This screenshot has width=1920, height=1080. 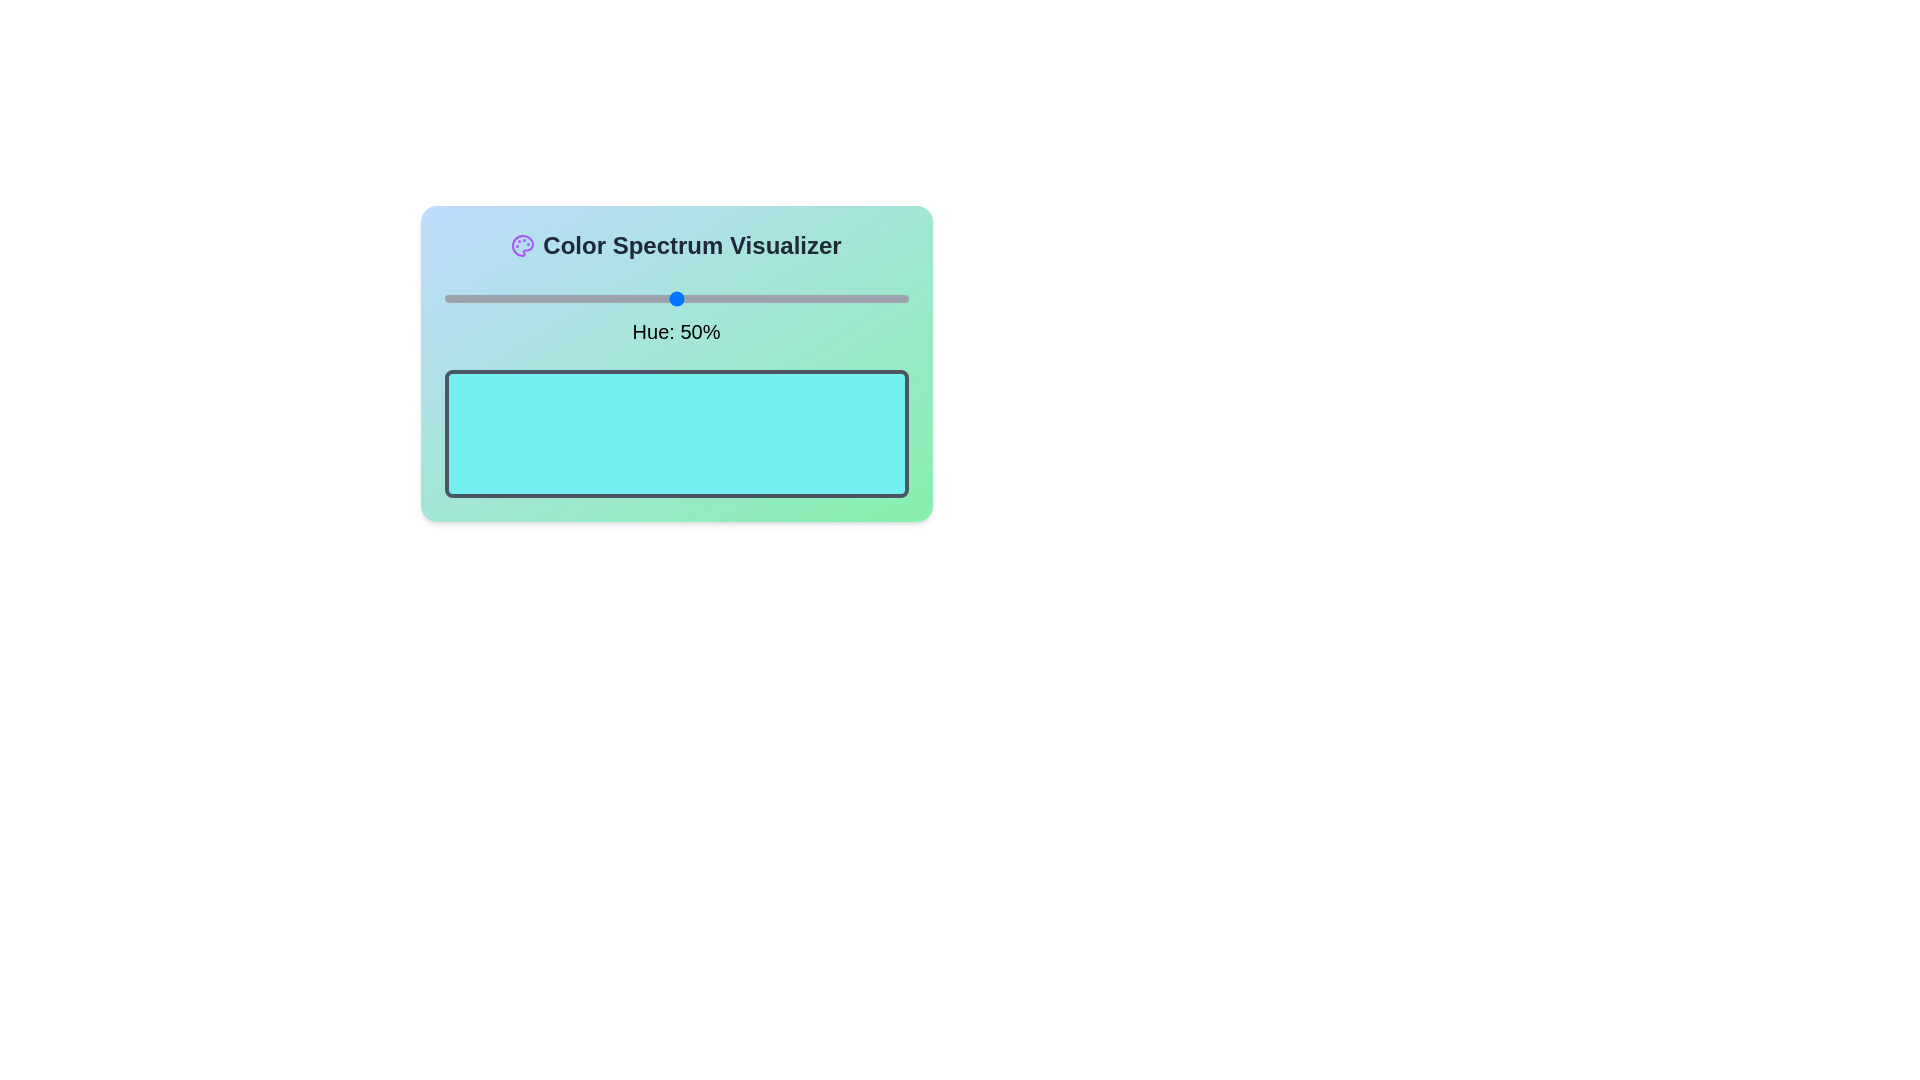 What do you see at coordinates (528, 299) in the screenshot?
I see `the slider to set the hue to 18%` at bounding box center [528, 299].